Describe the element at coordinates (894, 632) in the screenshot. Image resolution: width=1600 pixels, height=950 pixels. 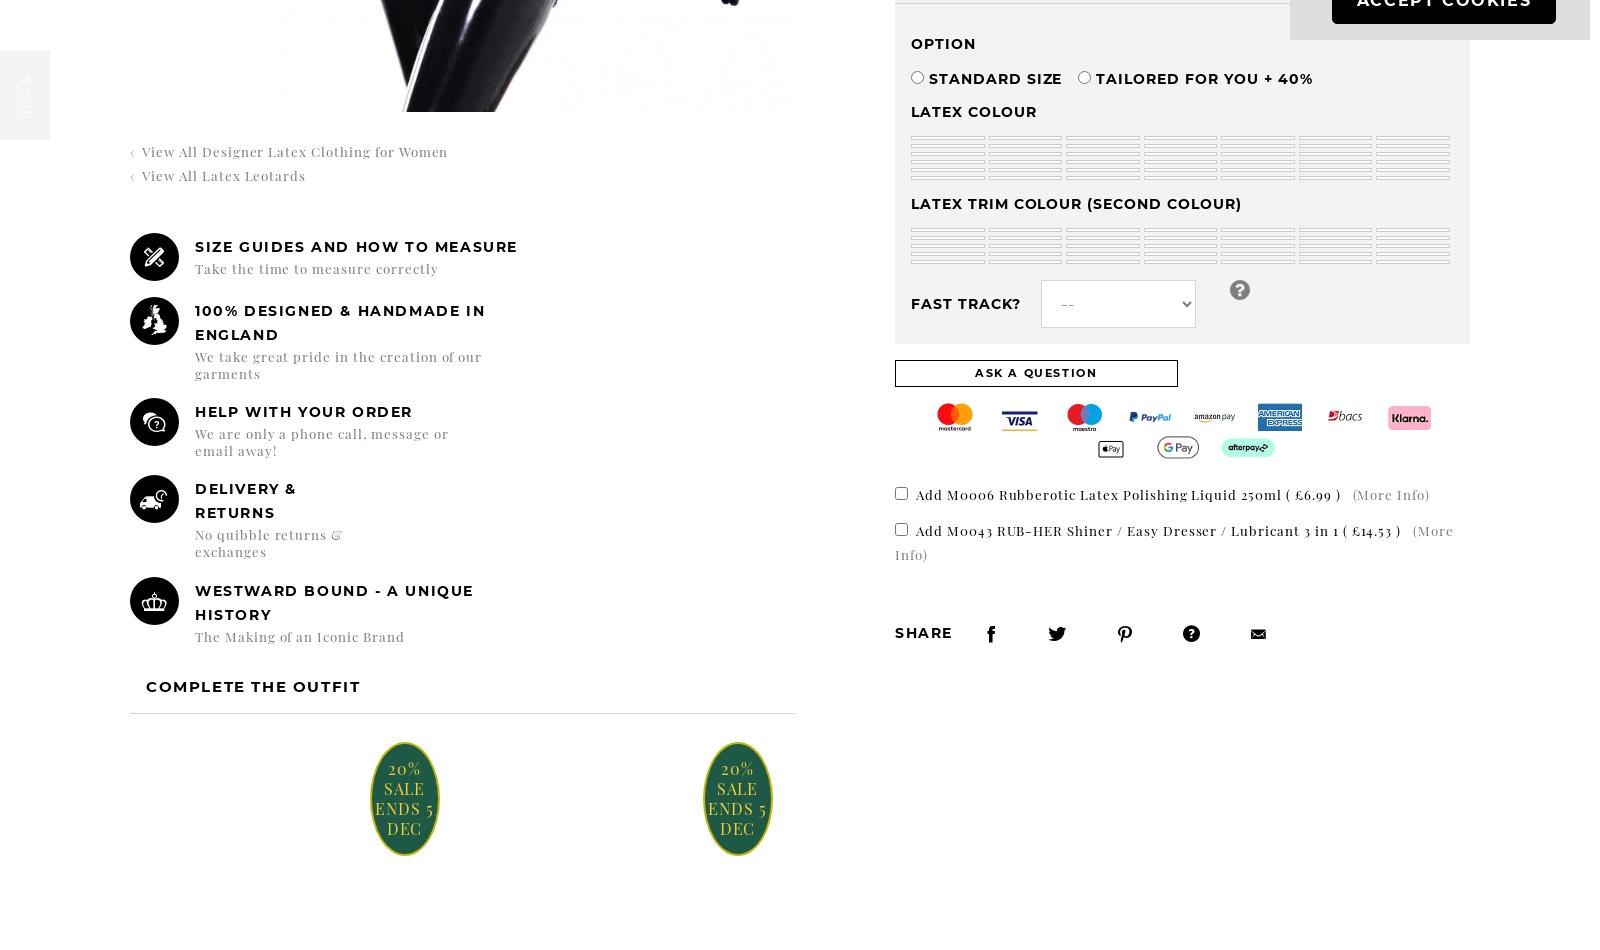
I see `'Share'` at that location.